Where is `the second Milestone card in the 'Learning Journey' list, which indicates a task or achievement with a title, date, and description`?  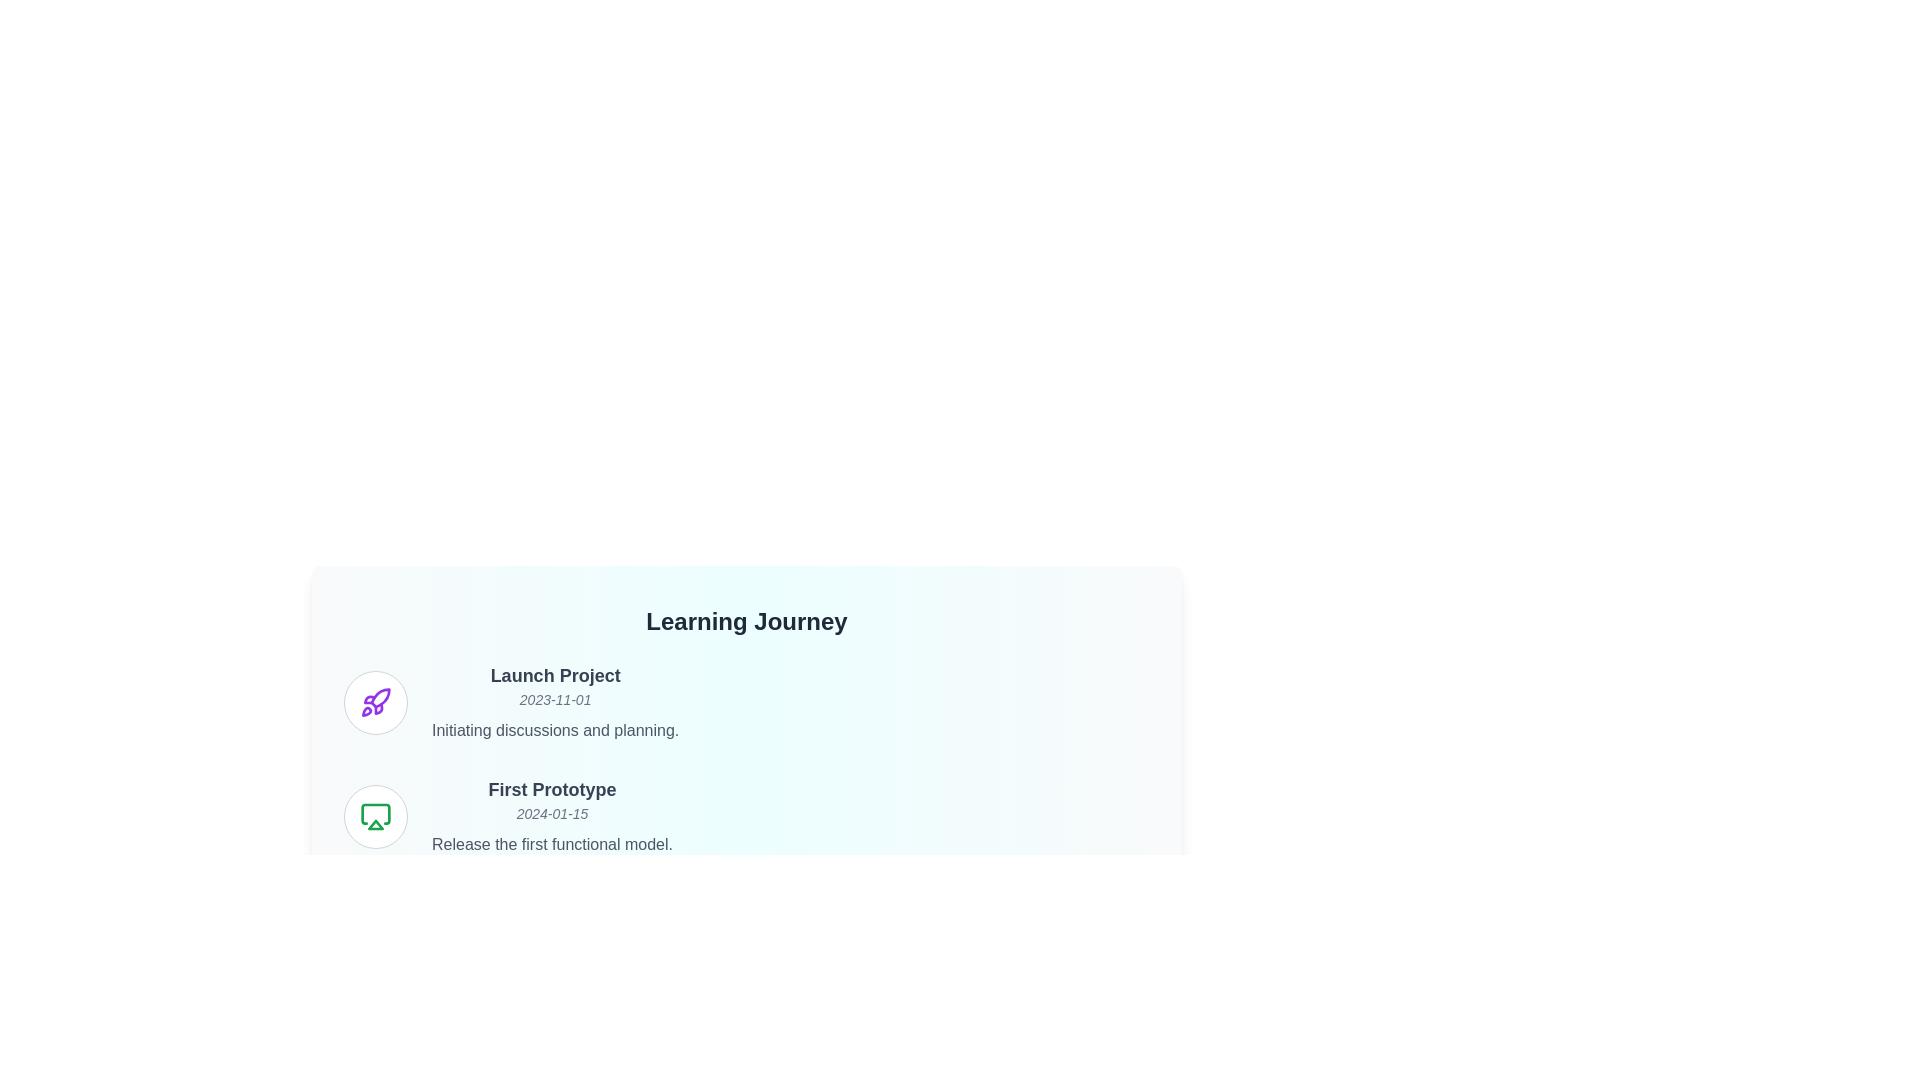 the second Milestone card in the 'Learning Journey' list, which indicates a task or achievement with a title, date, and description is located at coordinates (746, 817).